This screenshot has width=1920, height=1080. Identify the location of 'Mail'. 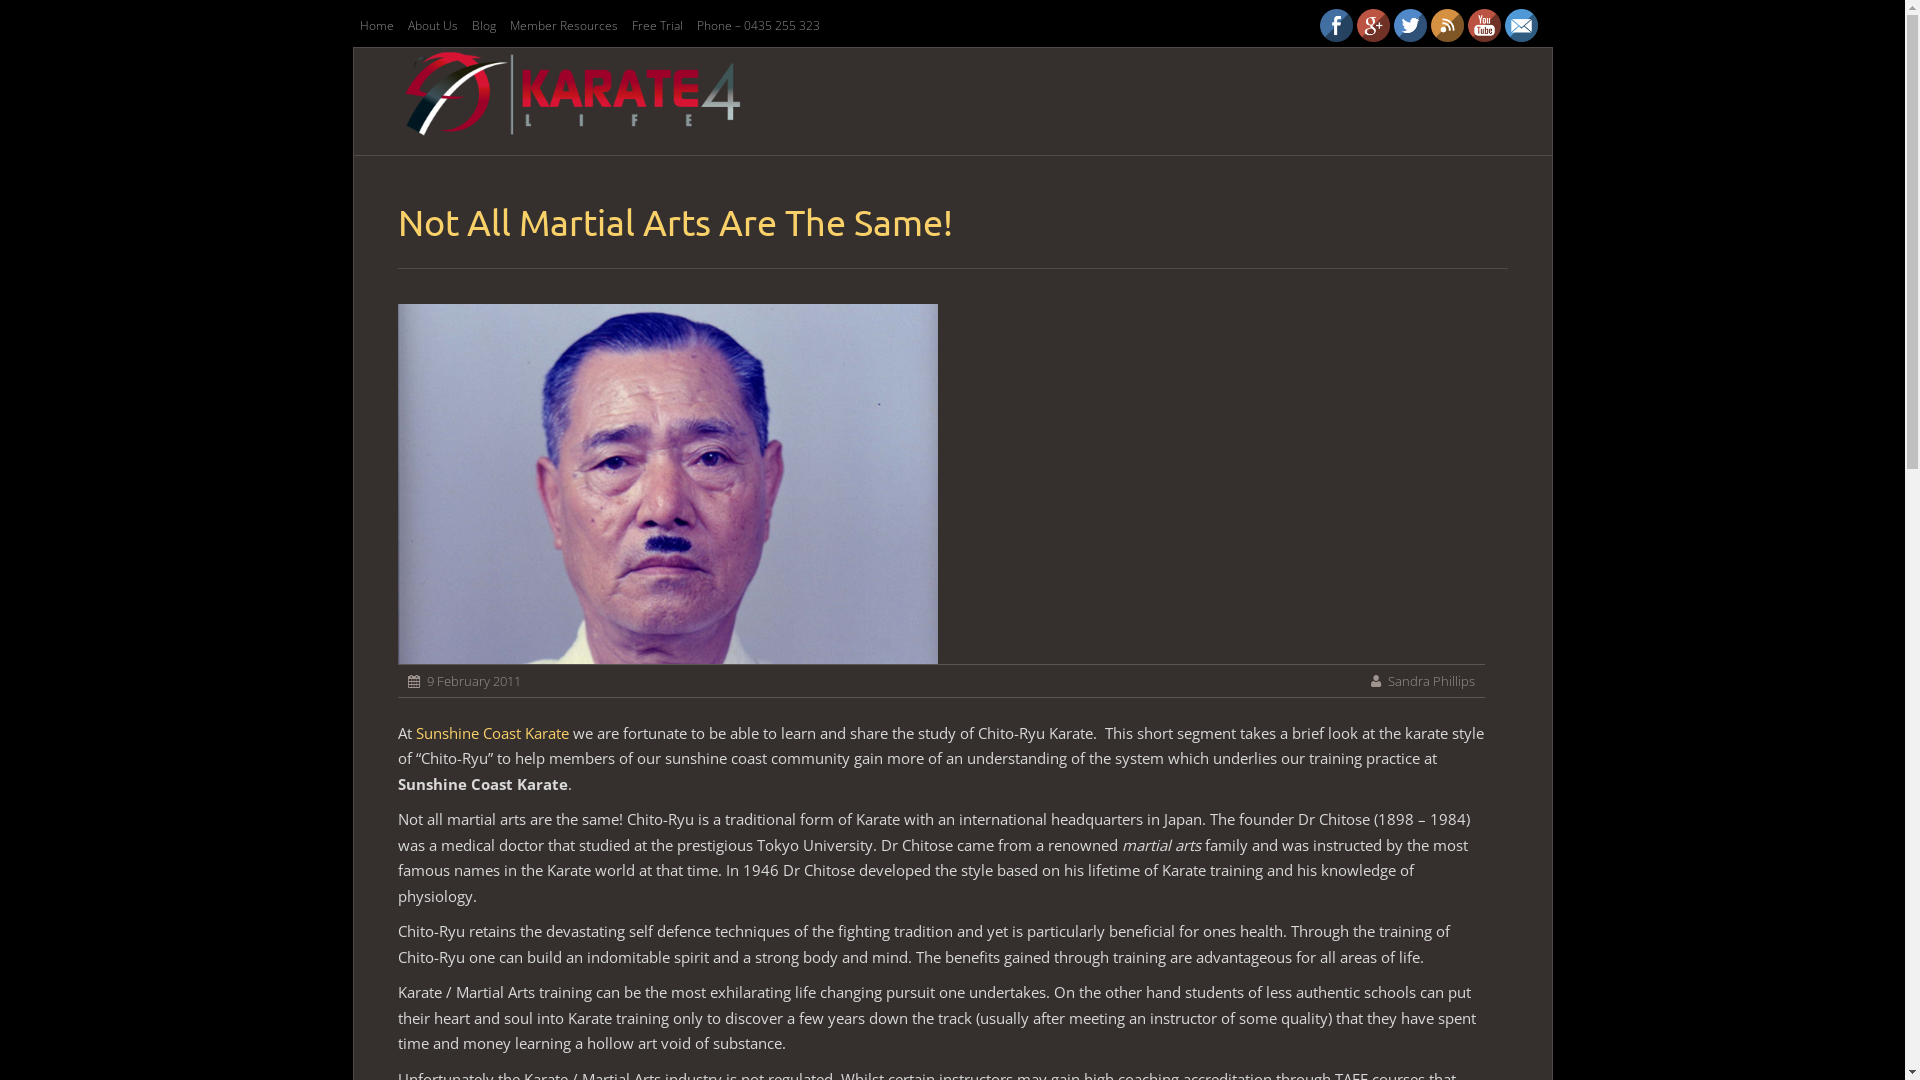
(1520, 25).